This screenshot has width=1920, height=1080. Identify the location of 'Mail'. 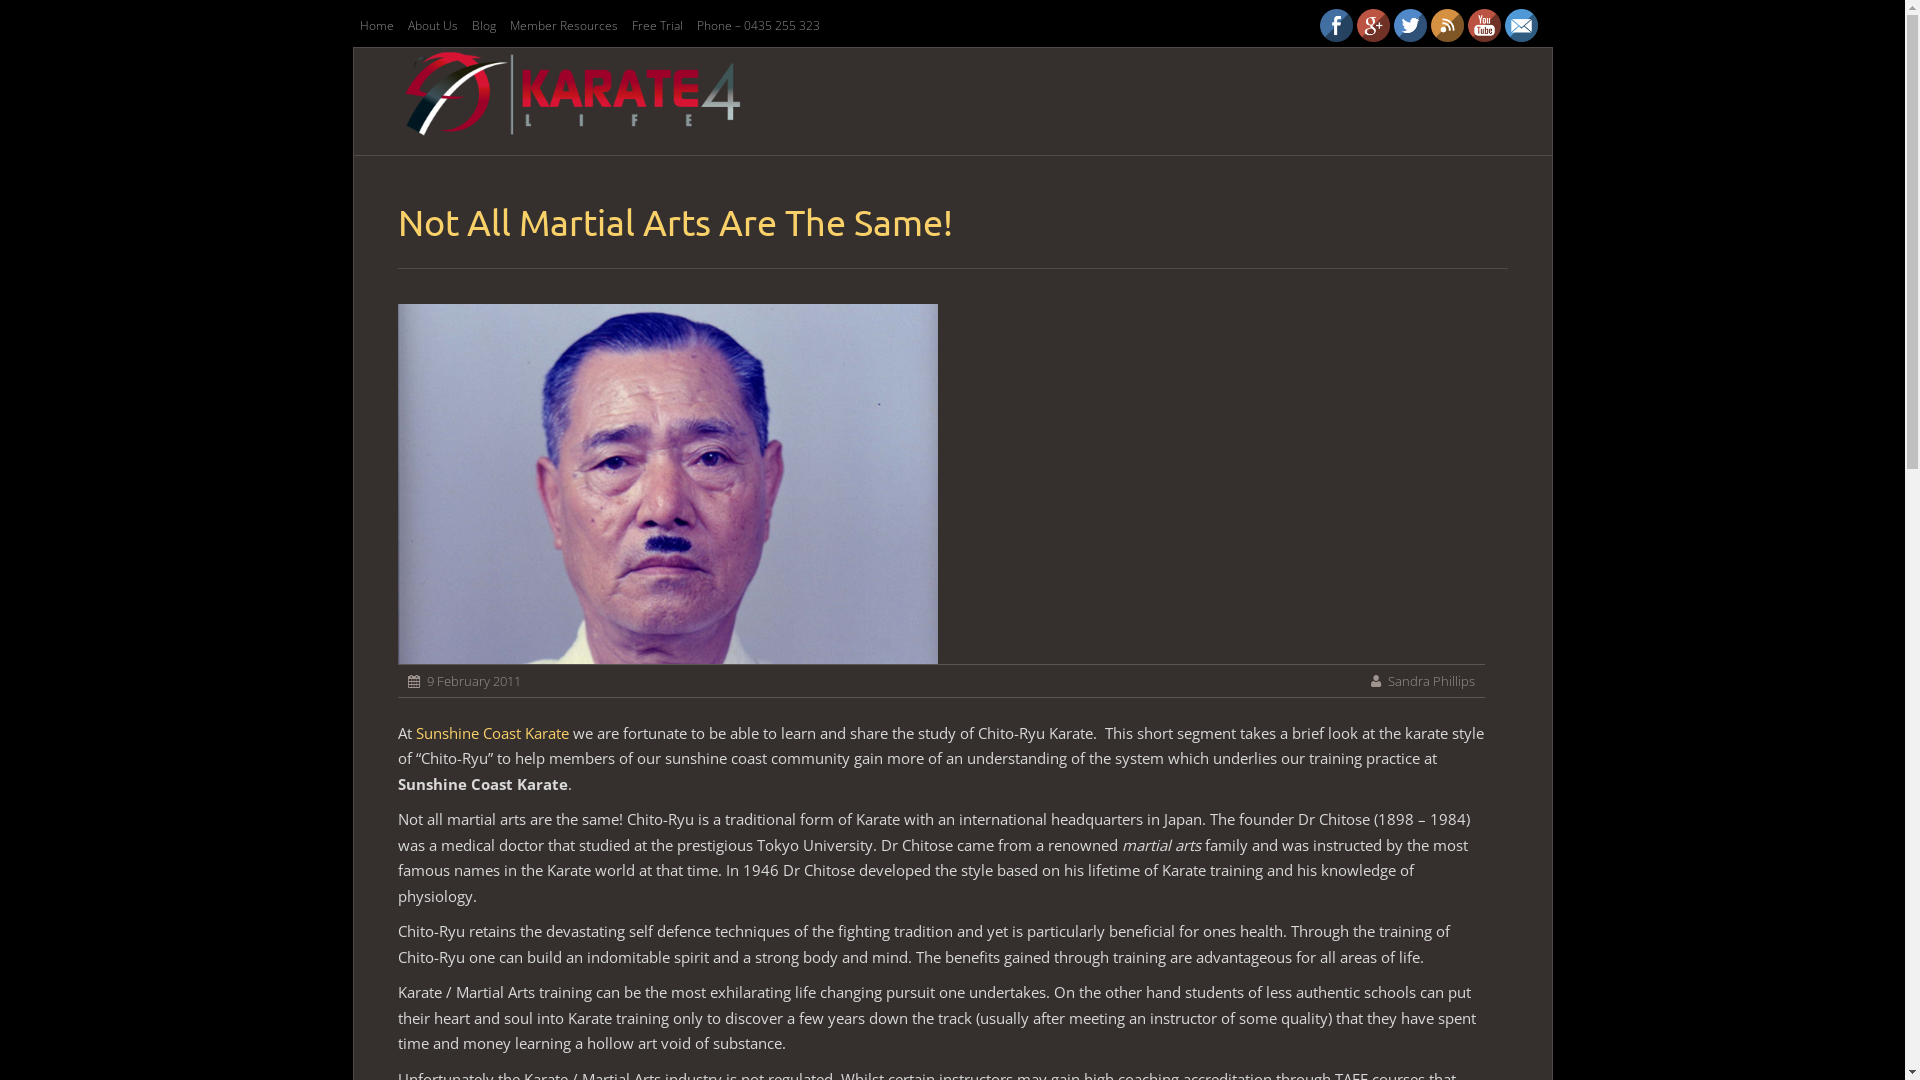
(1520, 25).